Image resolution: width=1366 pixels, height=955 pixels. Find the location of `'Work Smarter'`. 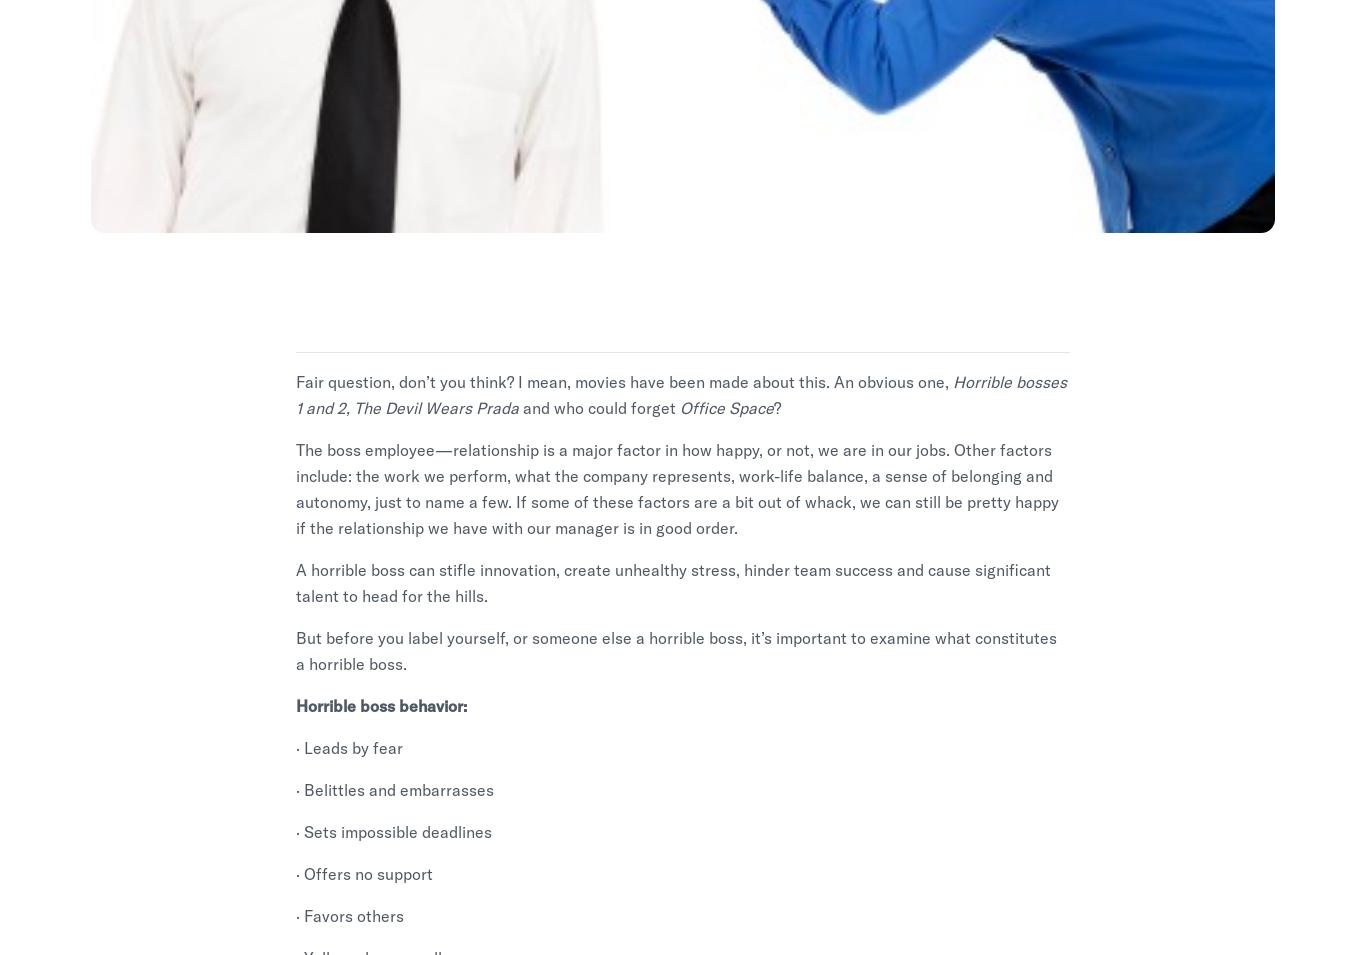

'Work Smarter' is located at coordinates (555, 28).